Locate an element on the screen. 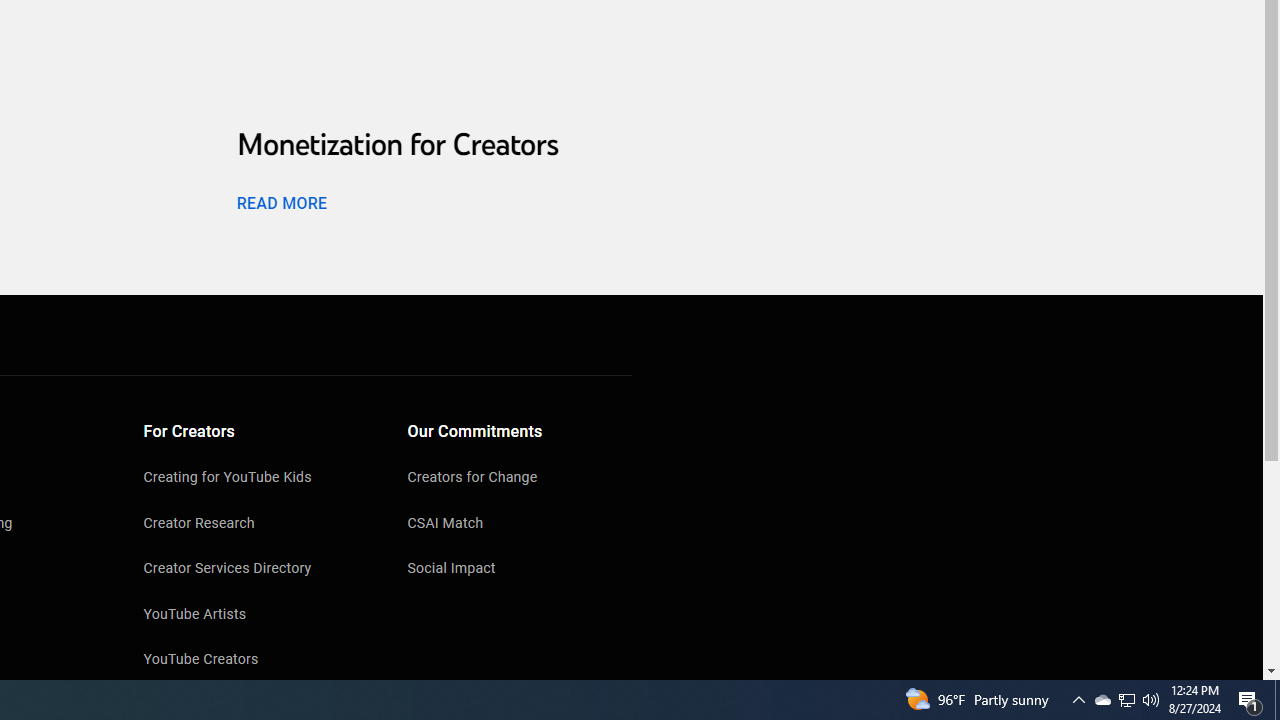  'Creators for Change' is located at coordinates (519, 479).